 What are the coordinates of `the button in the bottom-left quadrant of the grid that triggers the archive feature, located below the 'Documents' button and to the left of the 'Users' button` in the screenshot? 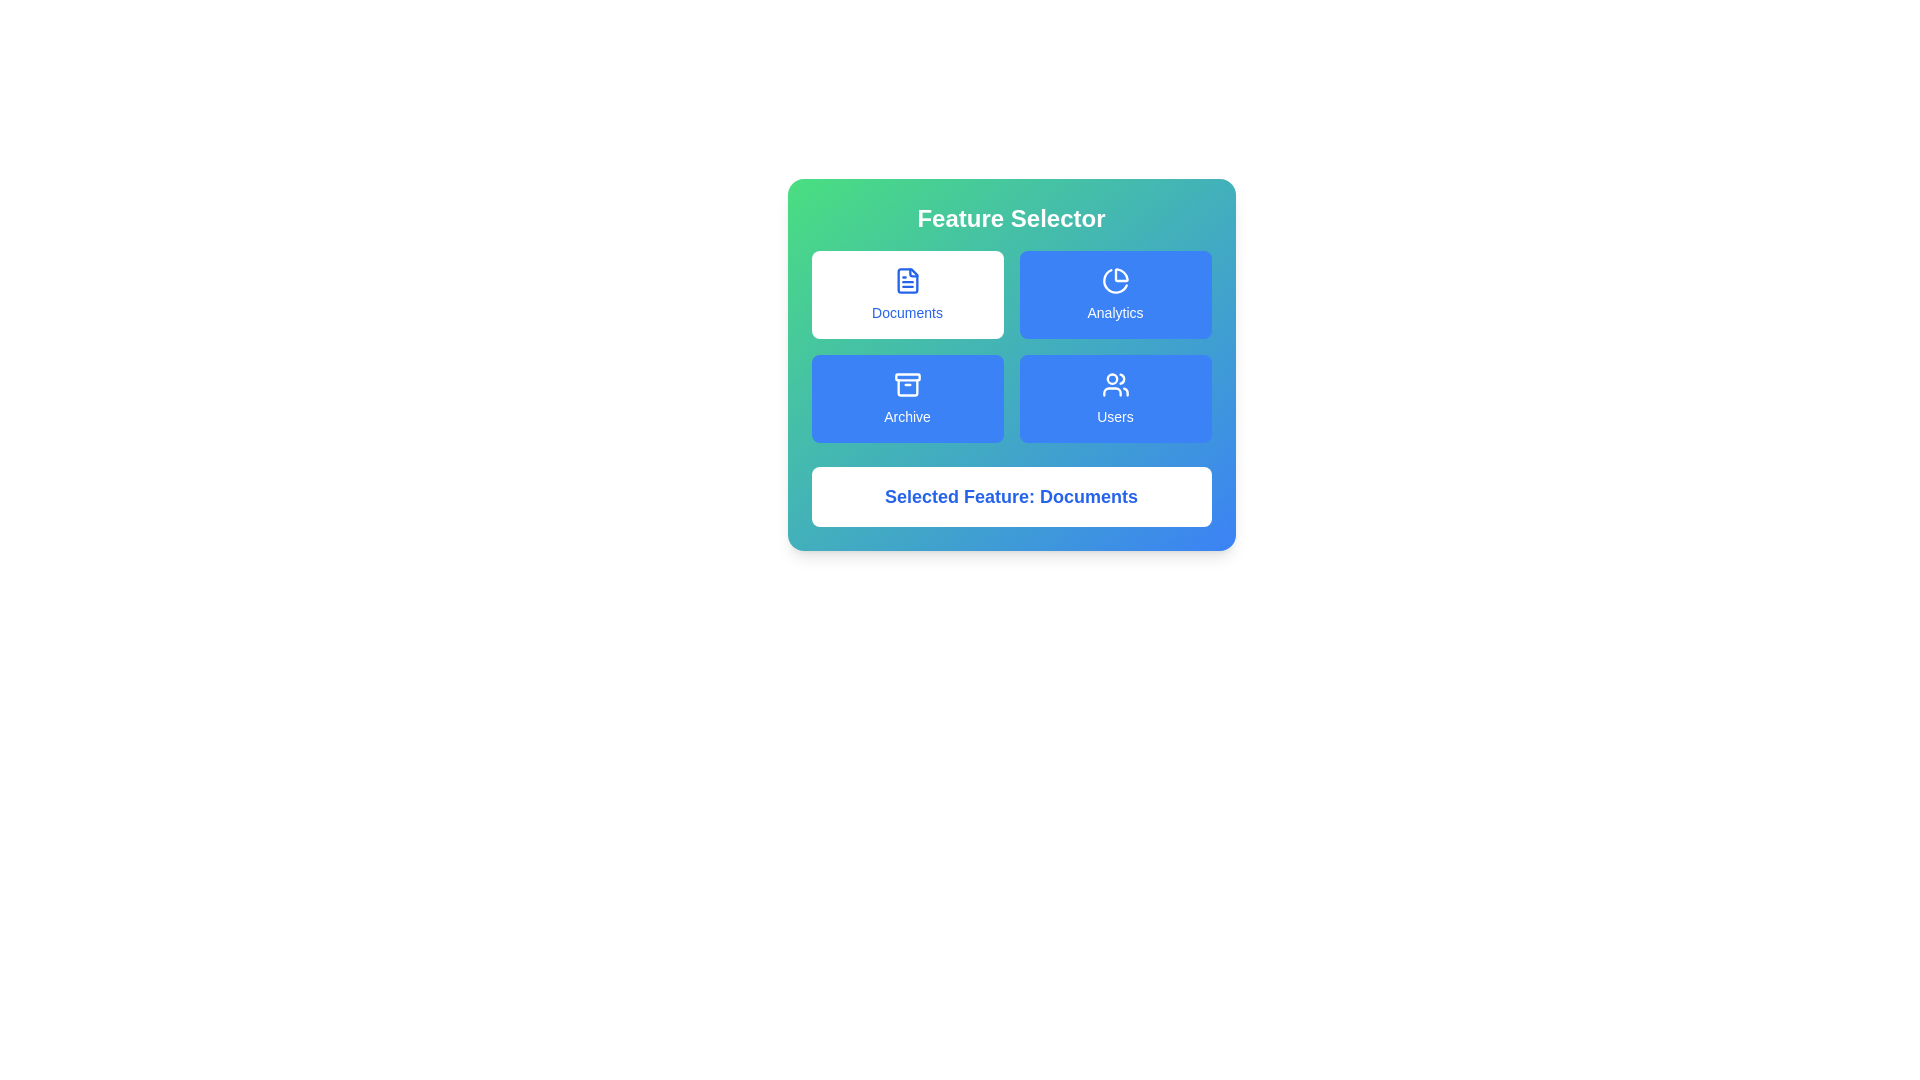 It's located at (906, 398).